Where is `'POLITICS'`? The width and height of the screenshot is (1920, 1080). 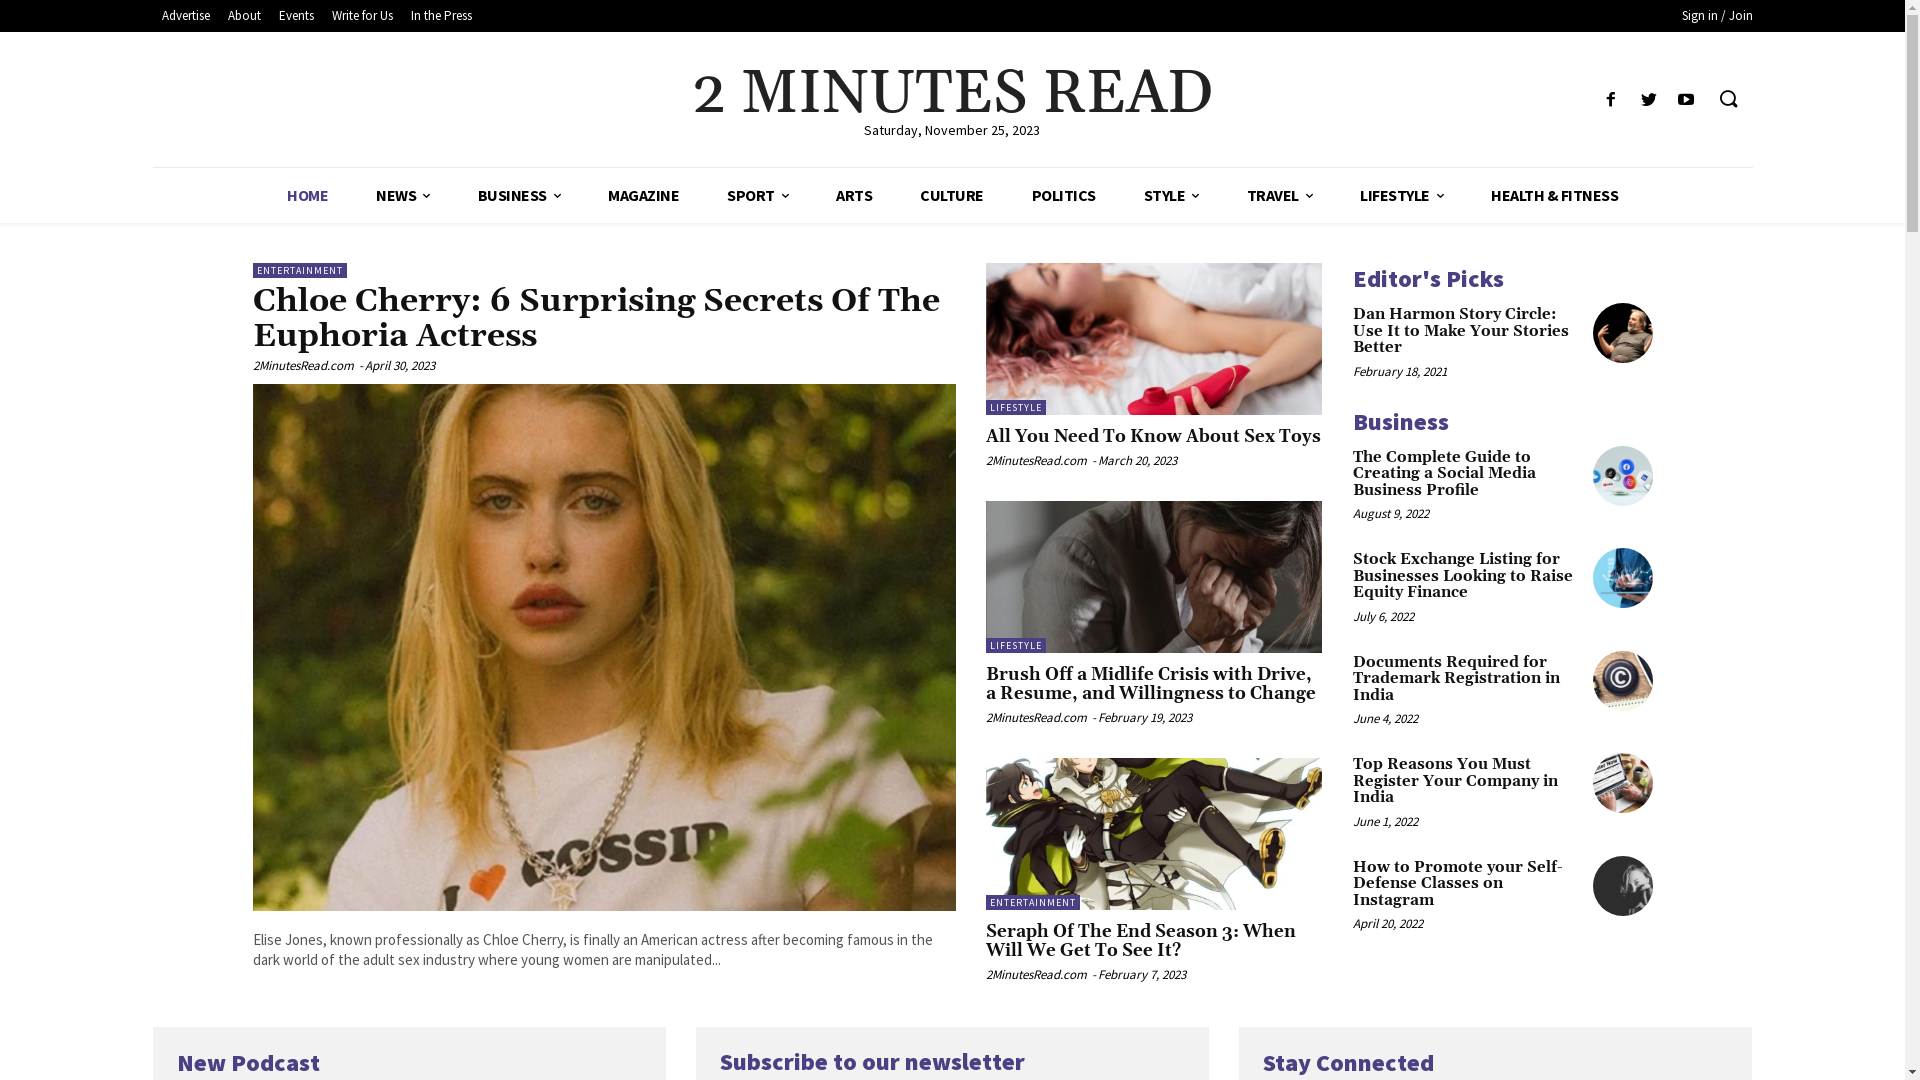
'POLITICS' is located at coordinates (1063, 195).